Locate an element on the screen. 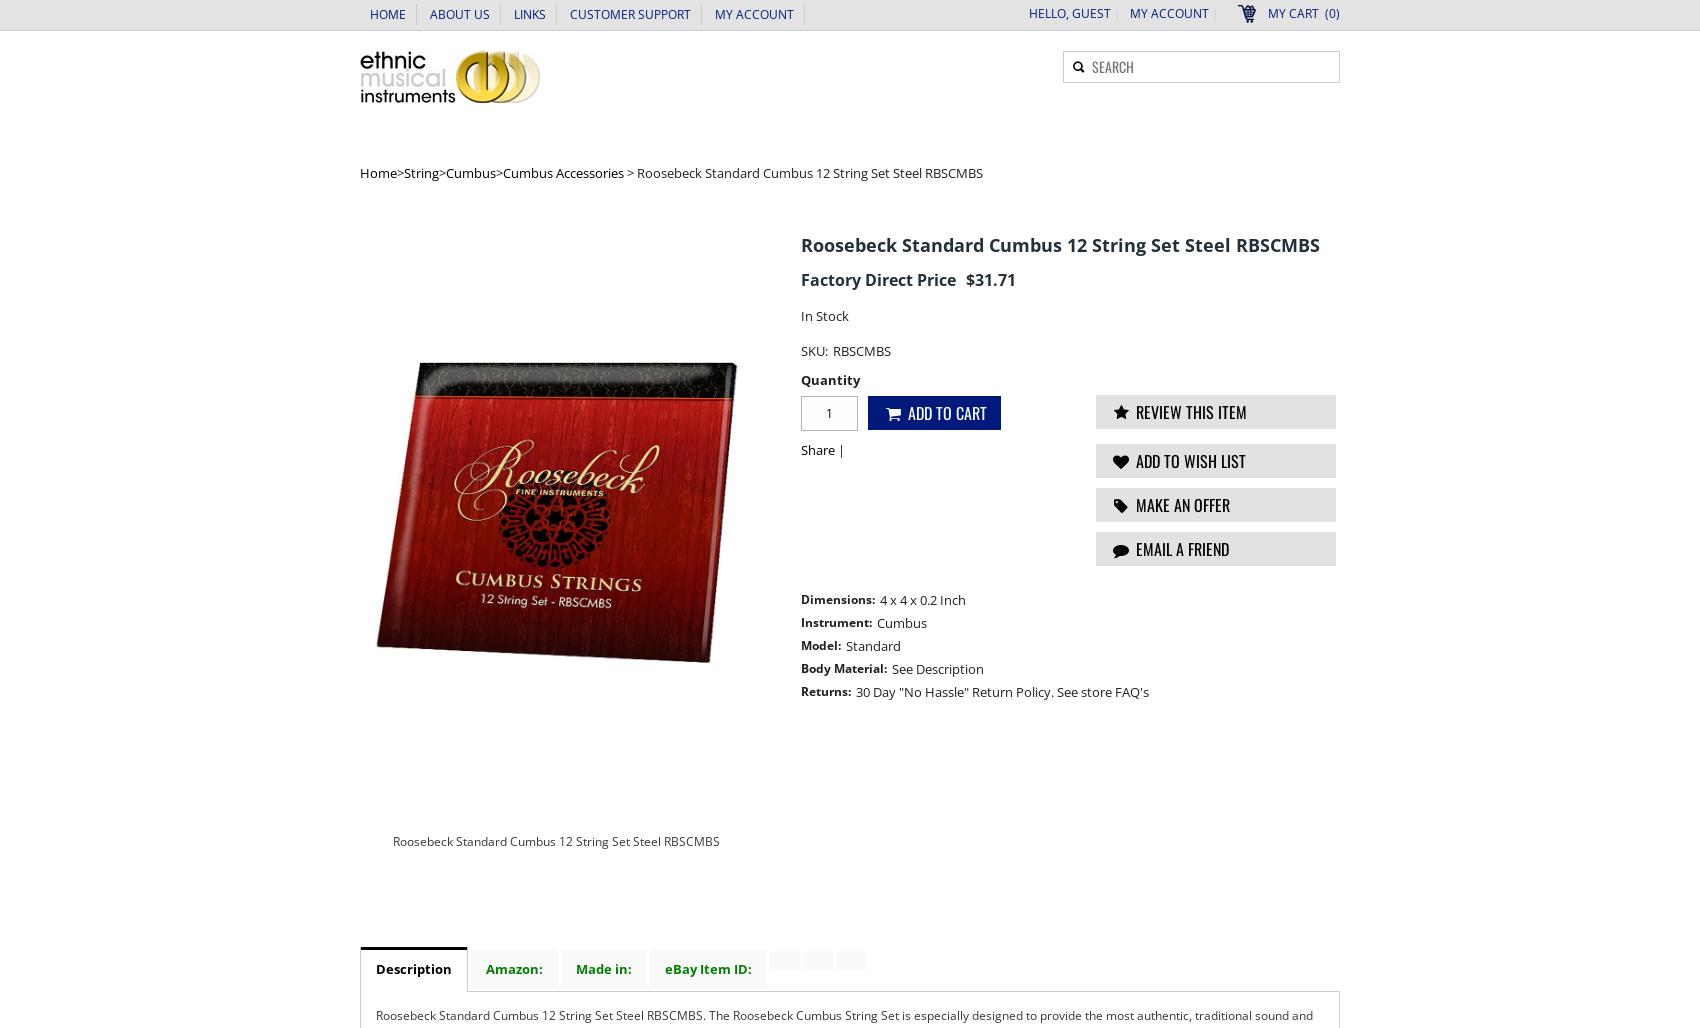  'Instrument:' is located at coordinates (800, 621).